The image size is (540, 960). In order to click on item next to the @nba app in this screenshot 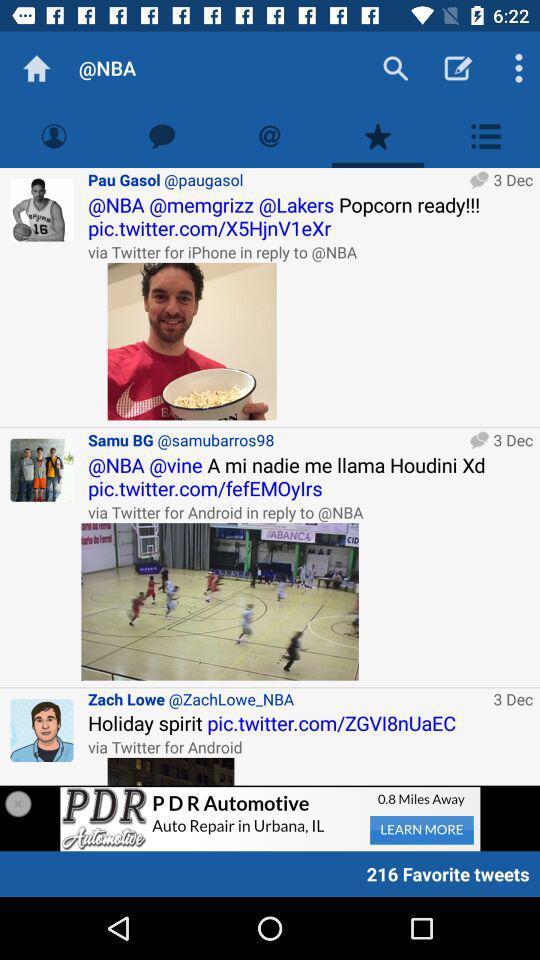, I will do `click(36, 68)`.